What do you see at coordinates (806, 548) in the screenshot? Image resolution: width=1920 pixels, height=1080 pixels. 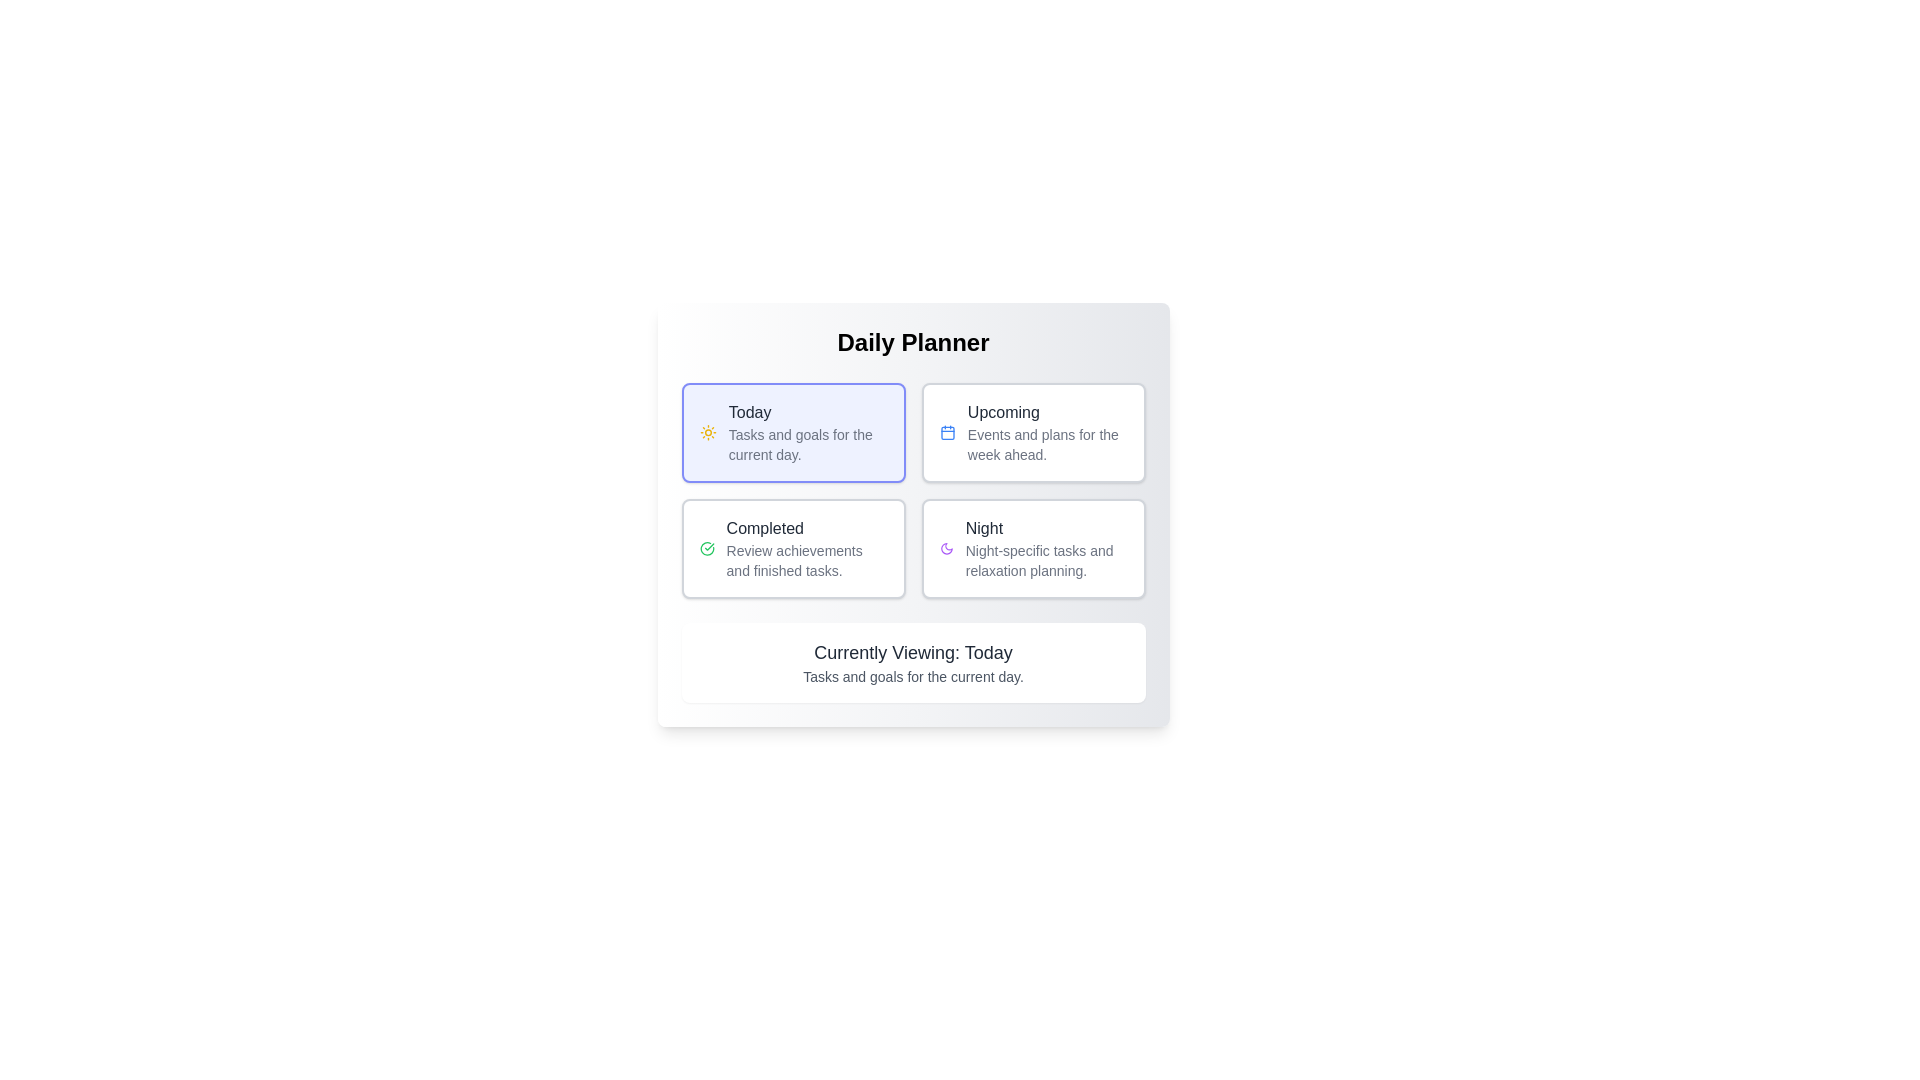 I see `the text block displaying 'Completed' in the Daily Planner interface, located in the bottom-left quadrant below the 'Today' section` at bounding box center [806, 548].